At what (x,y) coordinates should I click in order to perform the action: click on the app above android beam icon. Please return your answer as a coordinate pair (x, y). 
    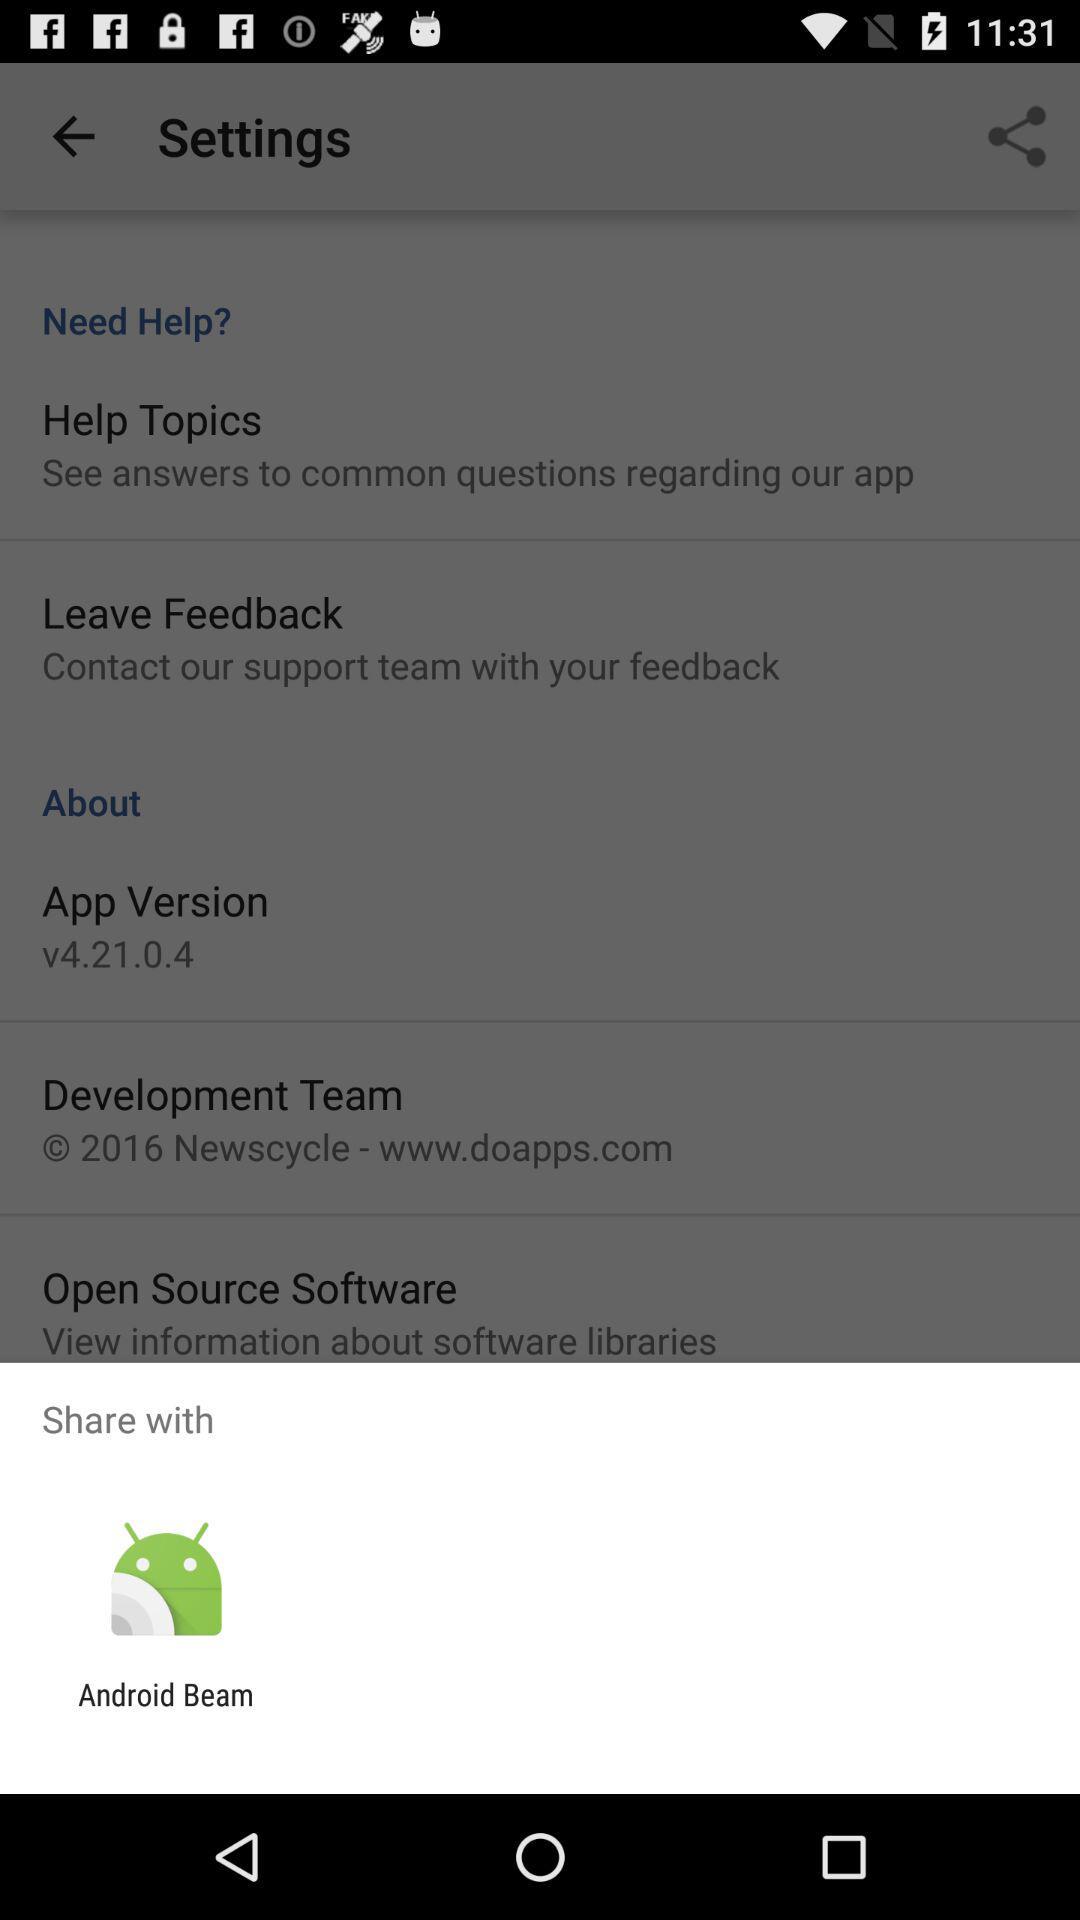
    Looking at the image, I should click on (165, 1579).